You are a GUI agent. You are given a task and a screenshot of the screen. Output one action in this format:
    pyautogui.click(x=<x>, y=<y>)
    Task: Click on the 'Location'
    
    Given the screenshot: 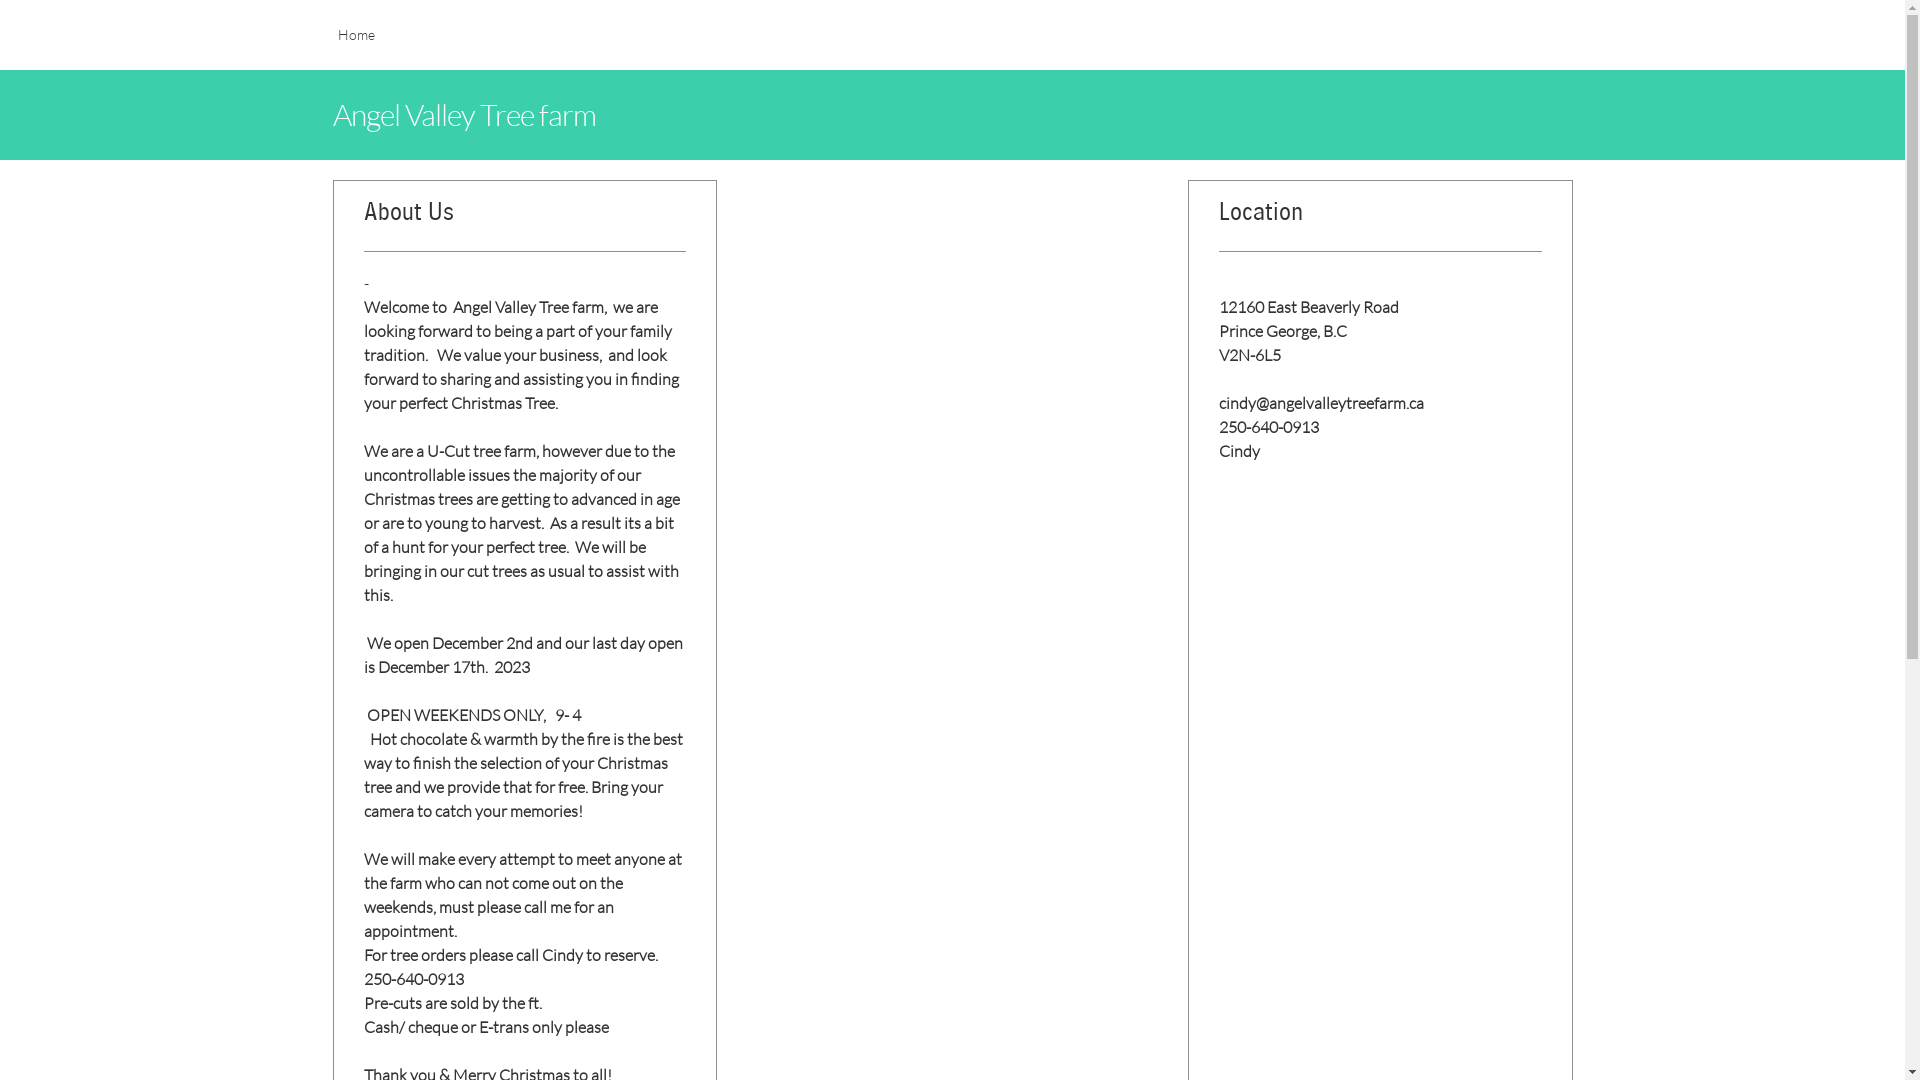 What is the action you would take?
    pyautogui.click(x=1379, y=220)
    